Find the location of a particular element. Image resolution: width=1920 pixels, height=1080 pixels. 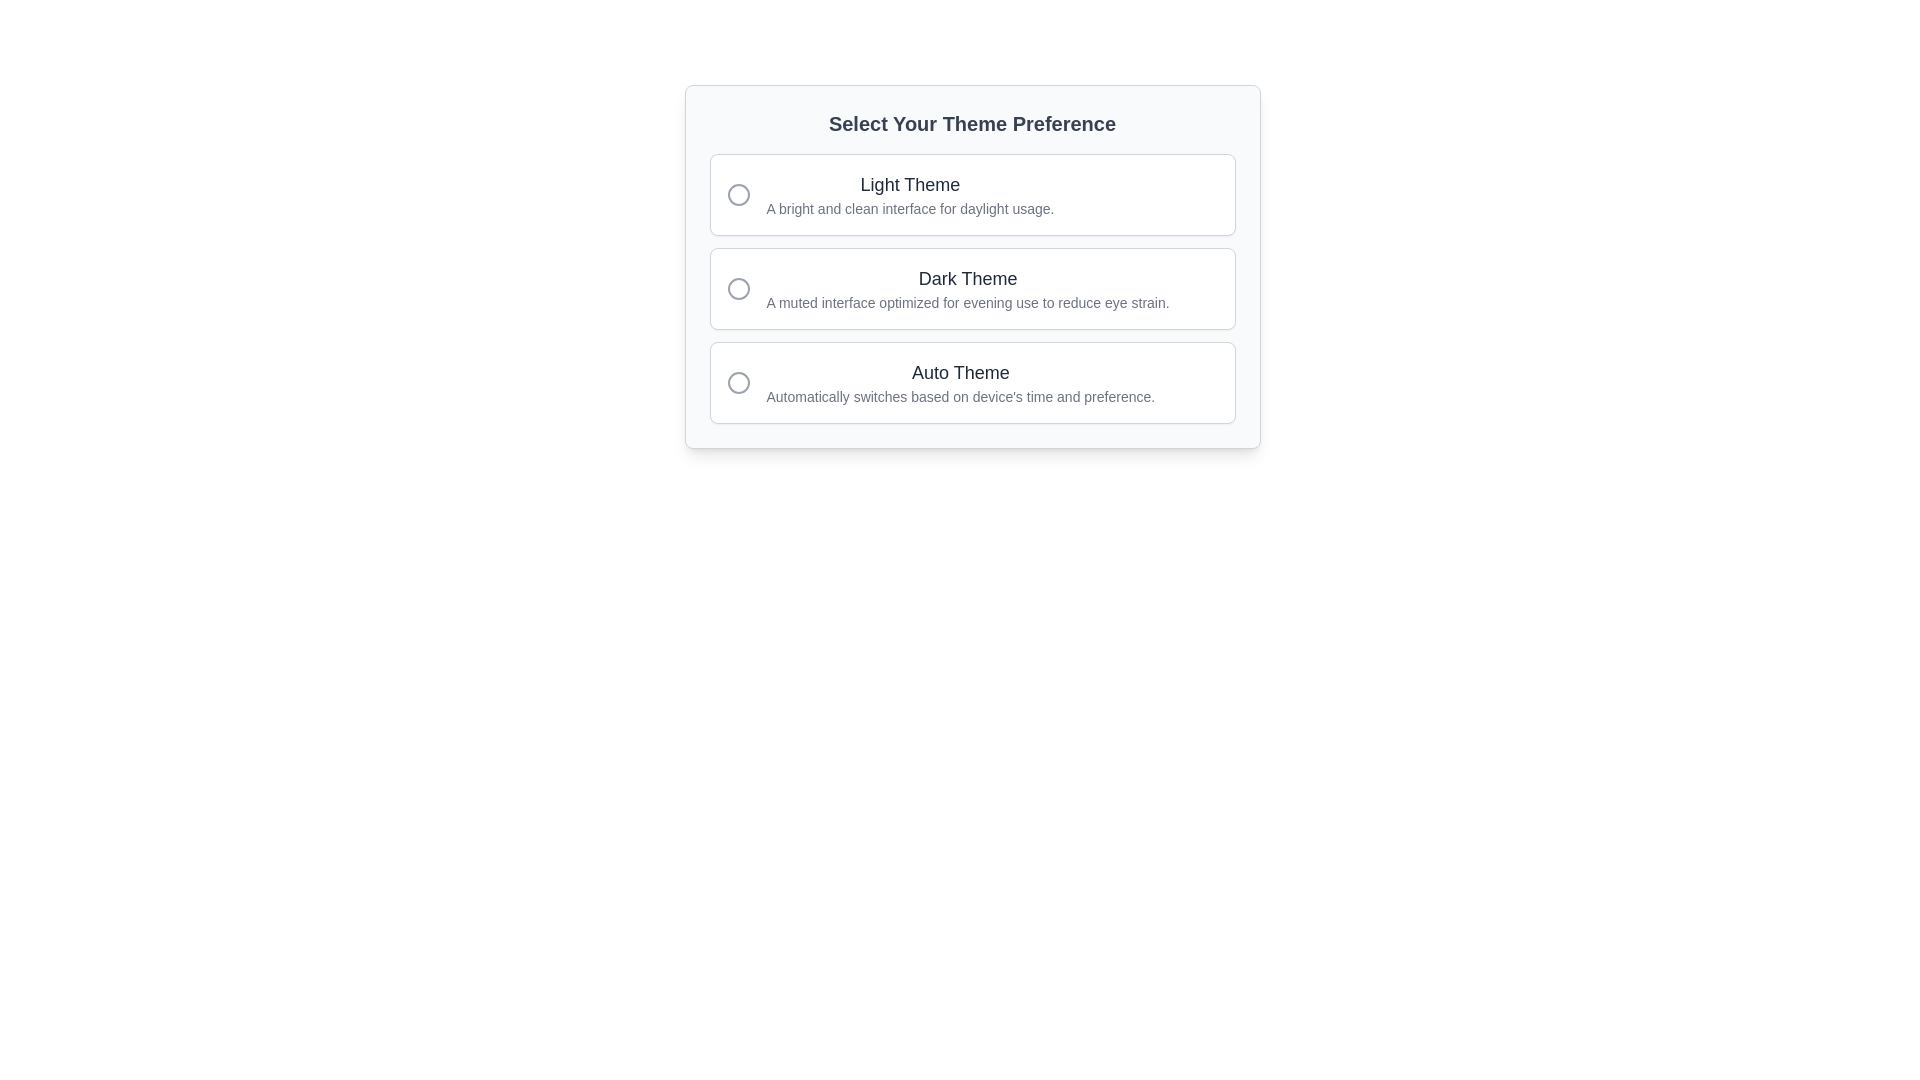

the 'Dark Theme' label in the theme preference selector, which is positioned between 'Light Theme' and 'Auto Theme' is located at coordinates (968, 289).